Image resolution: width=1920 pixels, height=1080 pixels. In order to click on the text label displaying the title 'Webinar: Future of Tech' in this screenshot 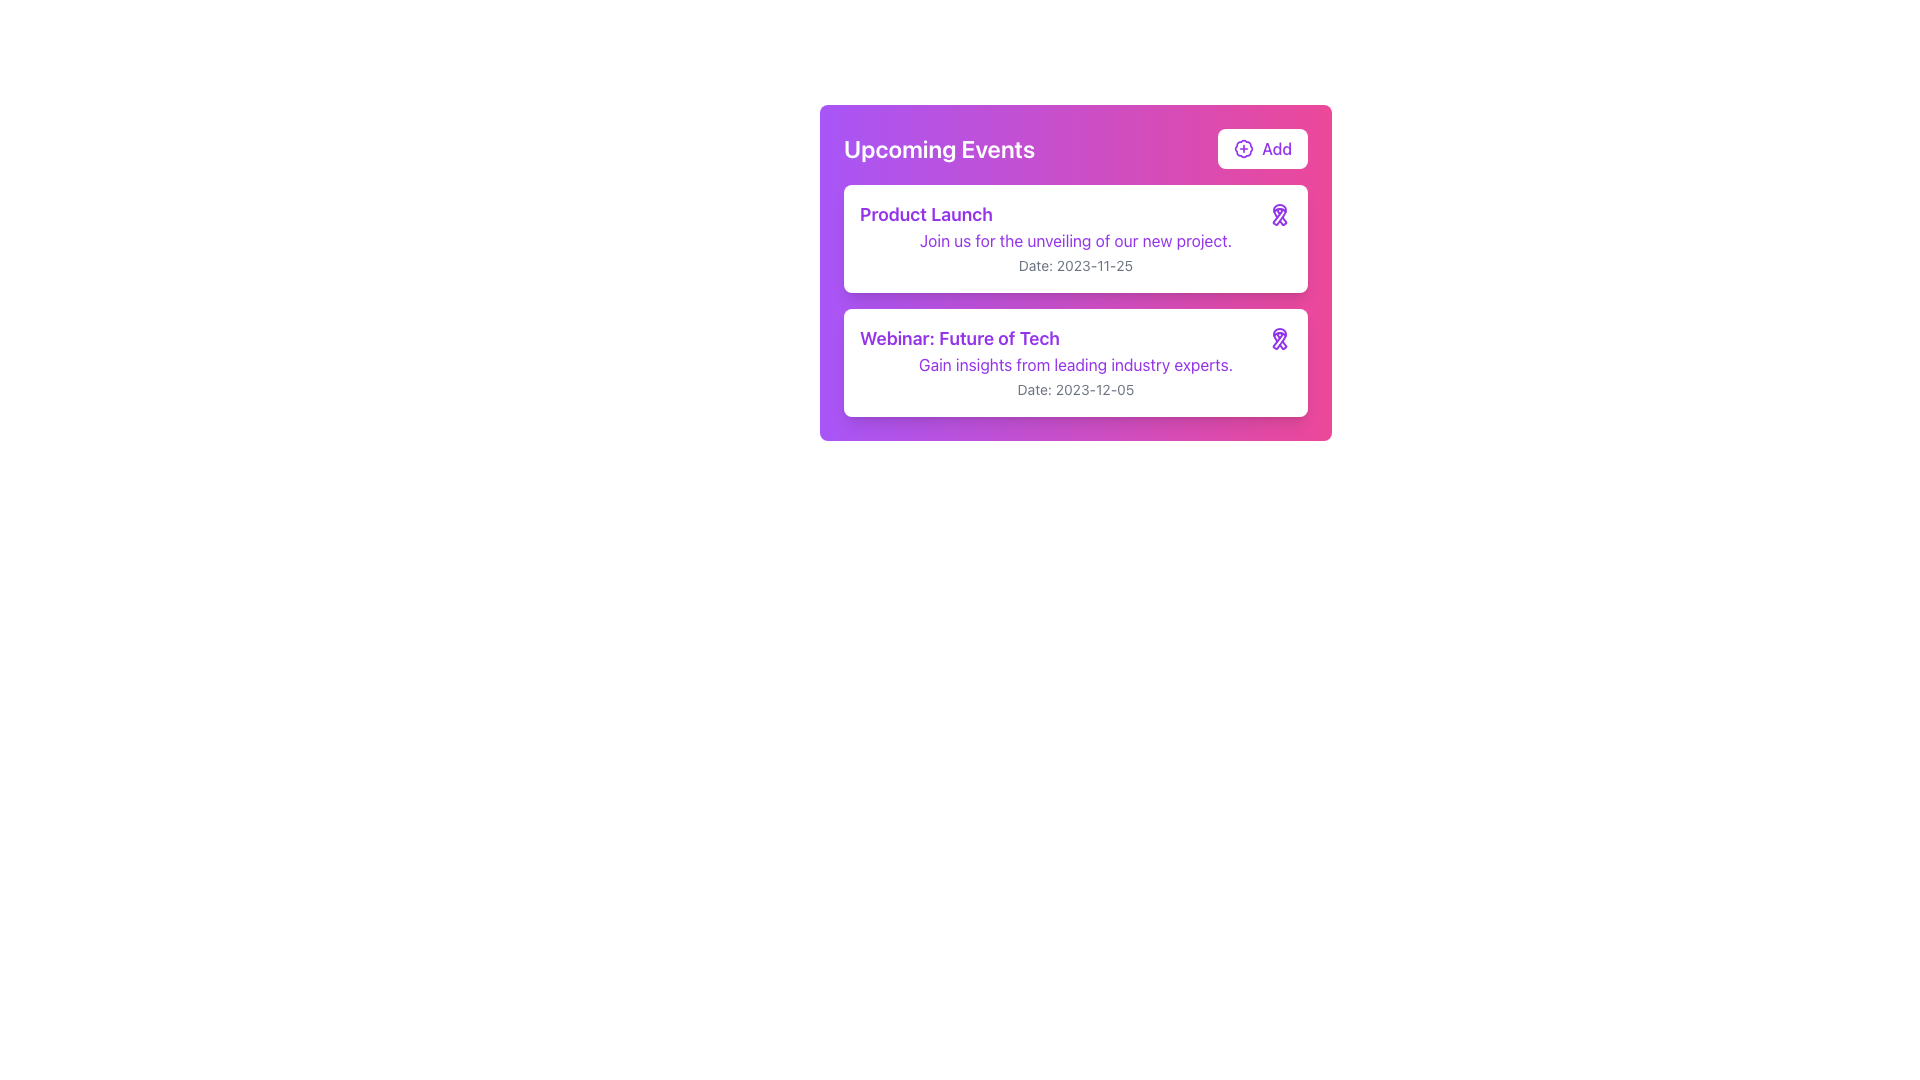, I will do `click(960, 338)`.